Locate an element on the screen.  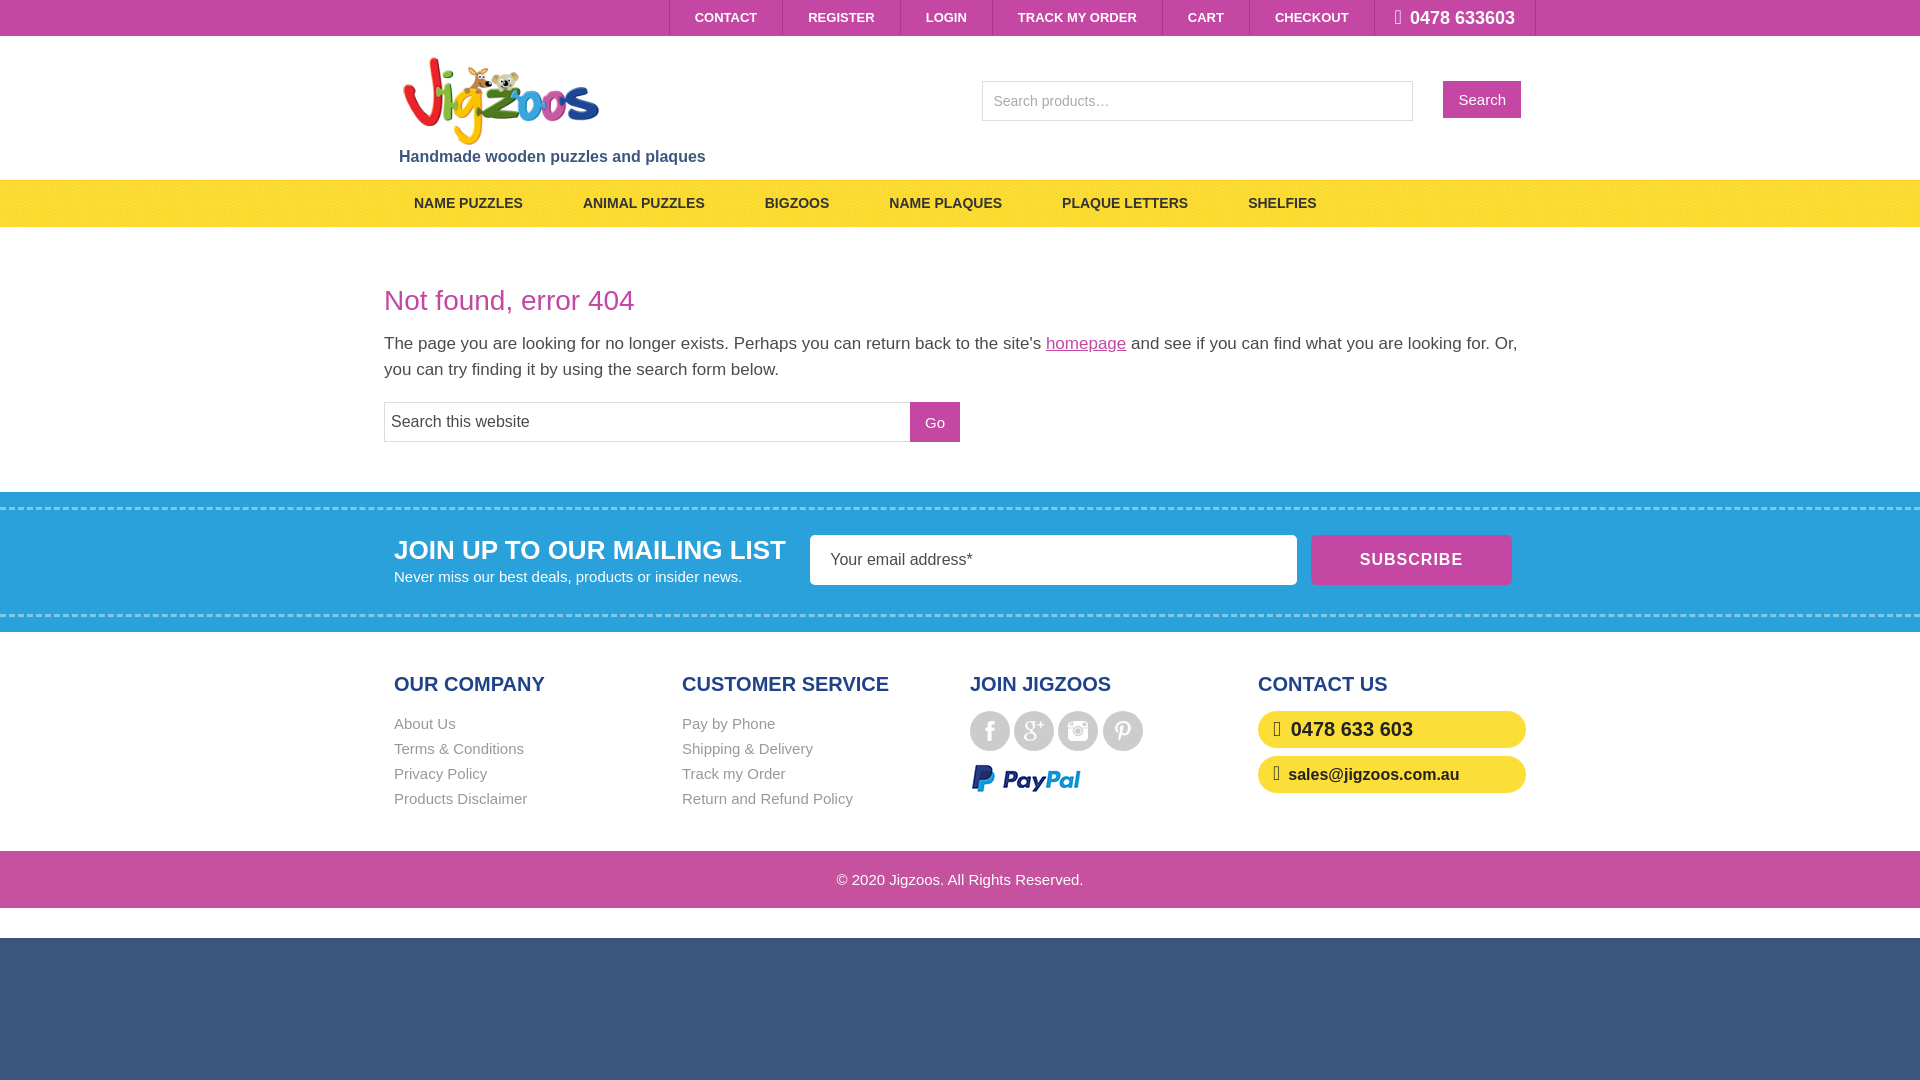
'CART' is located at coordinates (1204, 17).